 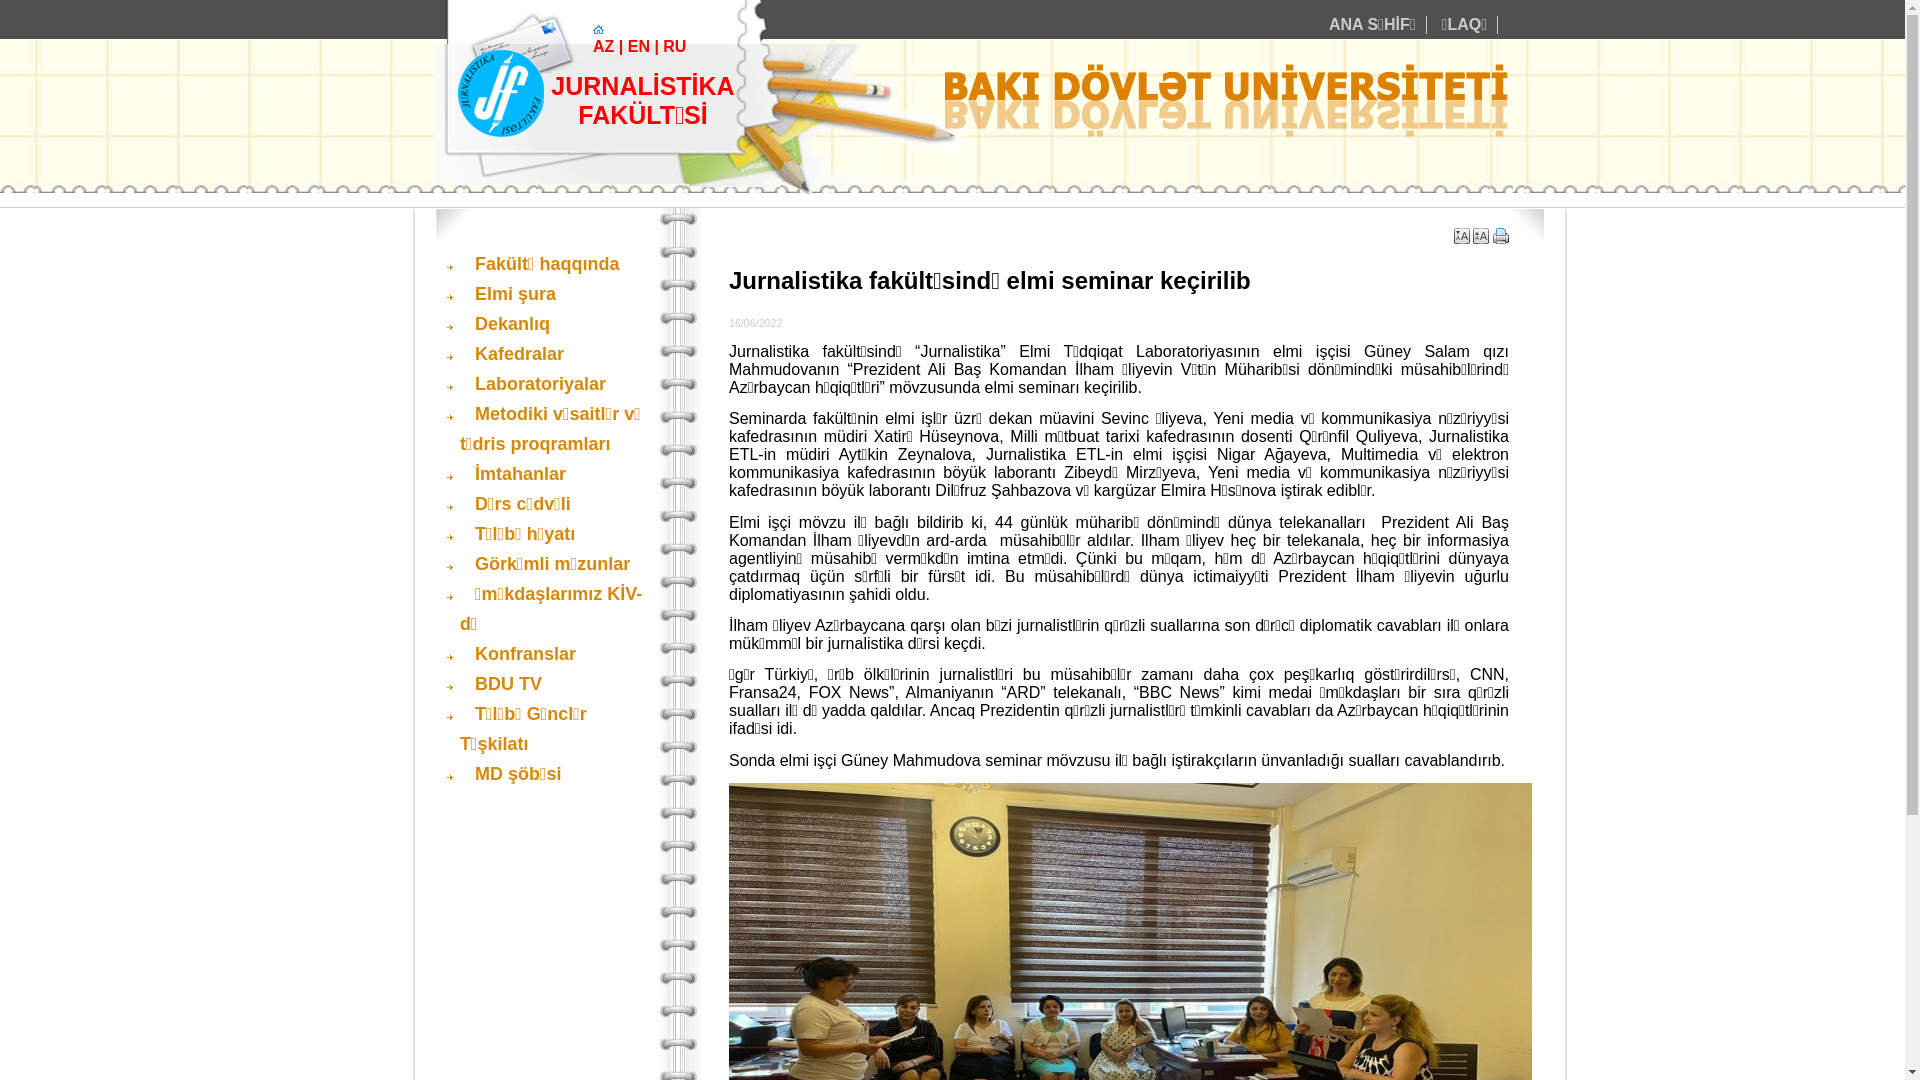 What do you see at coordinates (674, 45) in the screenshot?
I see `'RU'` at bounding box center [674, 45].